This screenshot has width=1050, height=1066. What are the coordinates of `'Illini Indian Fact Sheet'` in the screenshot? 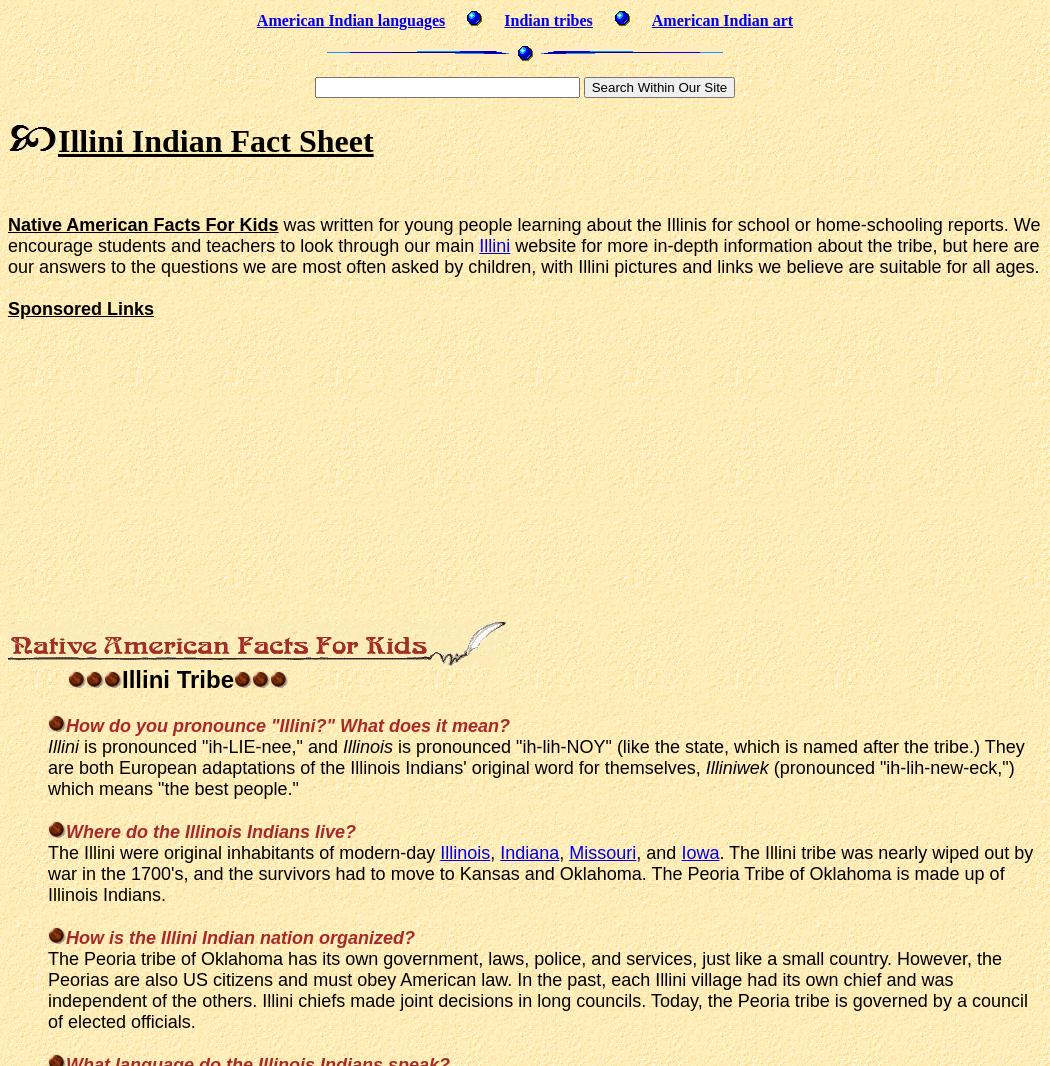 It's located at (214, 140).